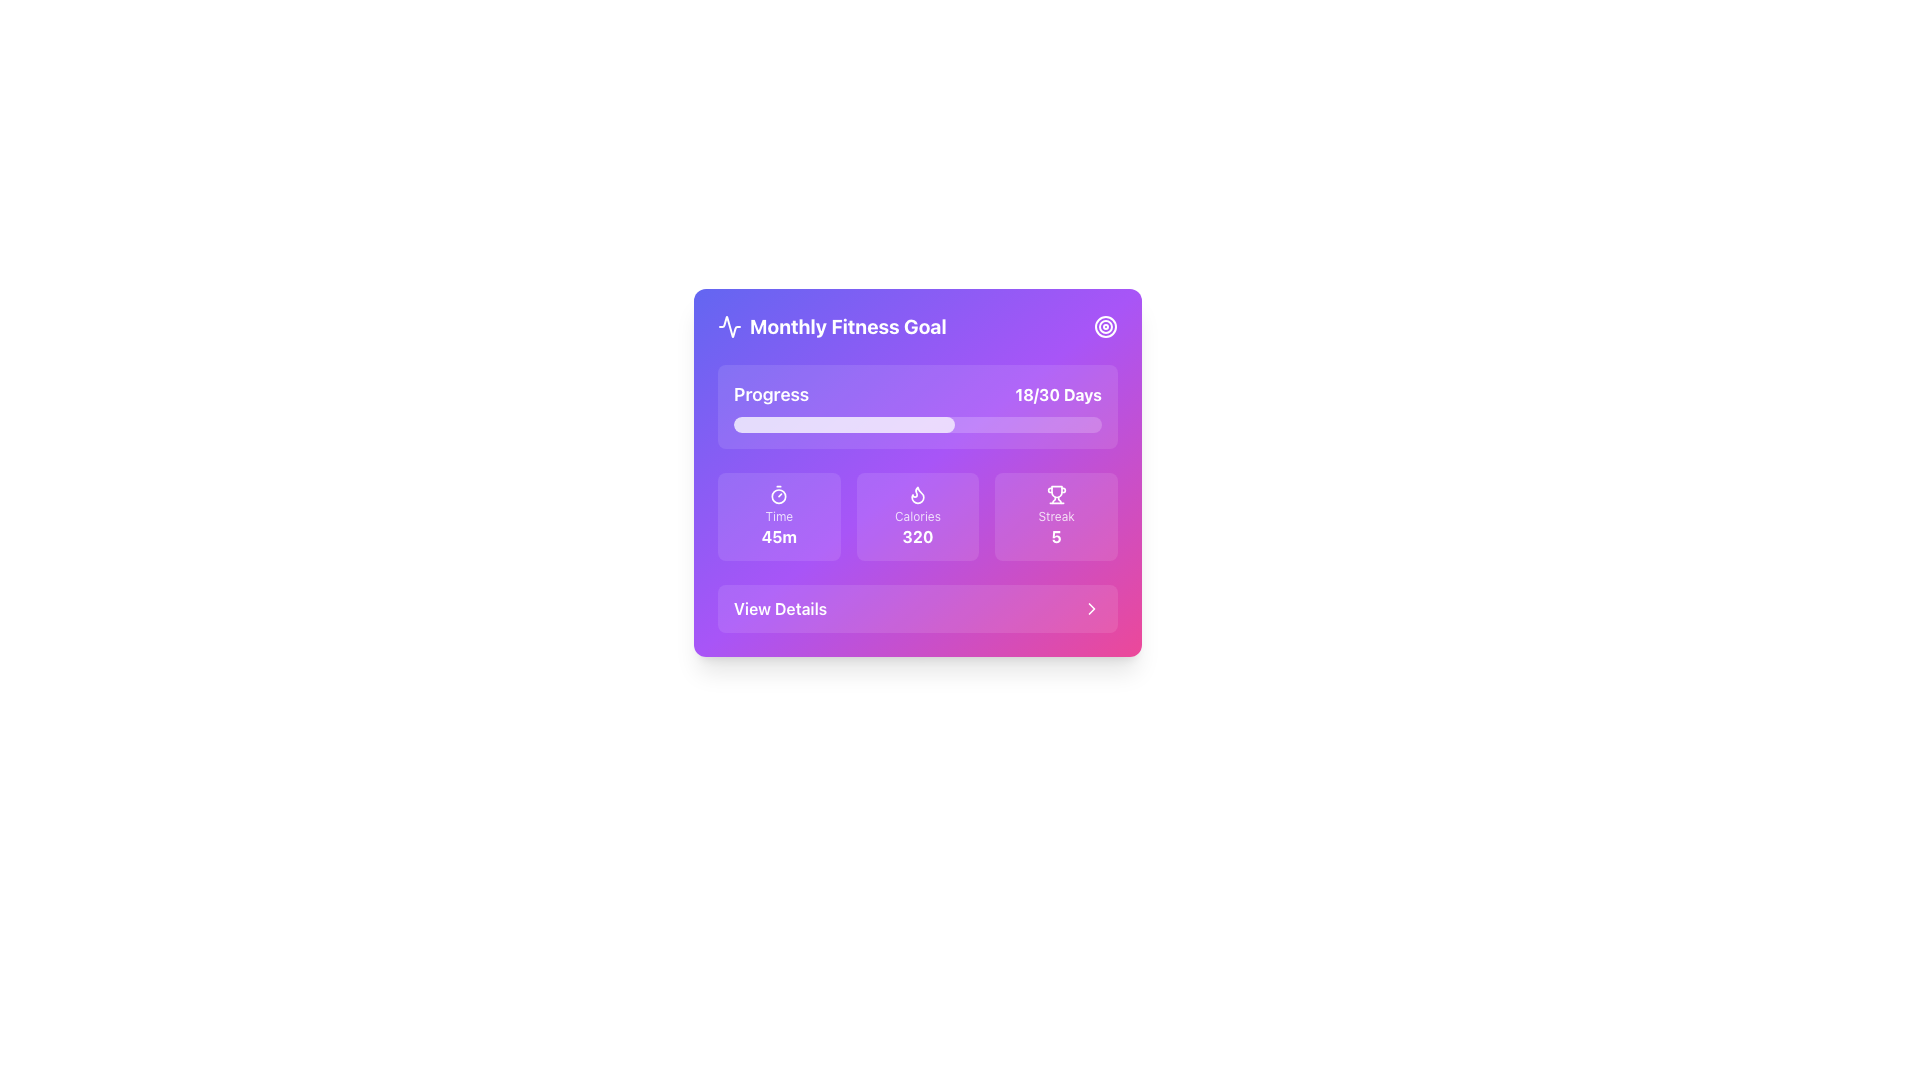 Image resolution: width=1920 pixels, height=1080 pixels. I want to click on the Informational card displaying '45 minutes' duration, which is located in the first column of the grid layout for 'Monthly Fitness Goal', so click(778, 515).